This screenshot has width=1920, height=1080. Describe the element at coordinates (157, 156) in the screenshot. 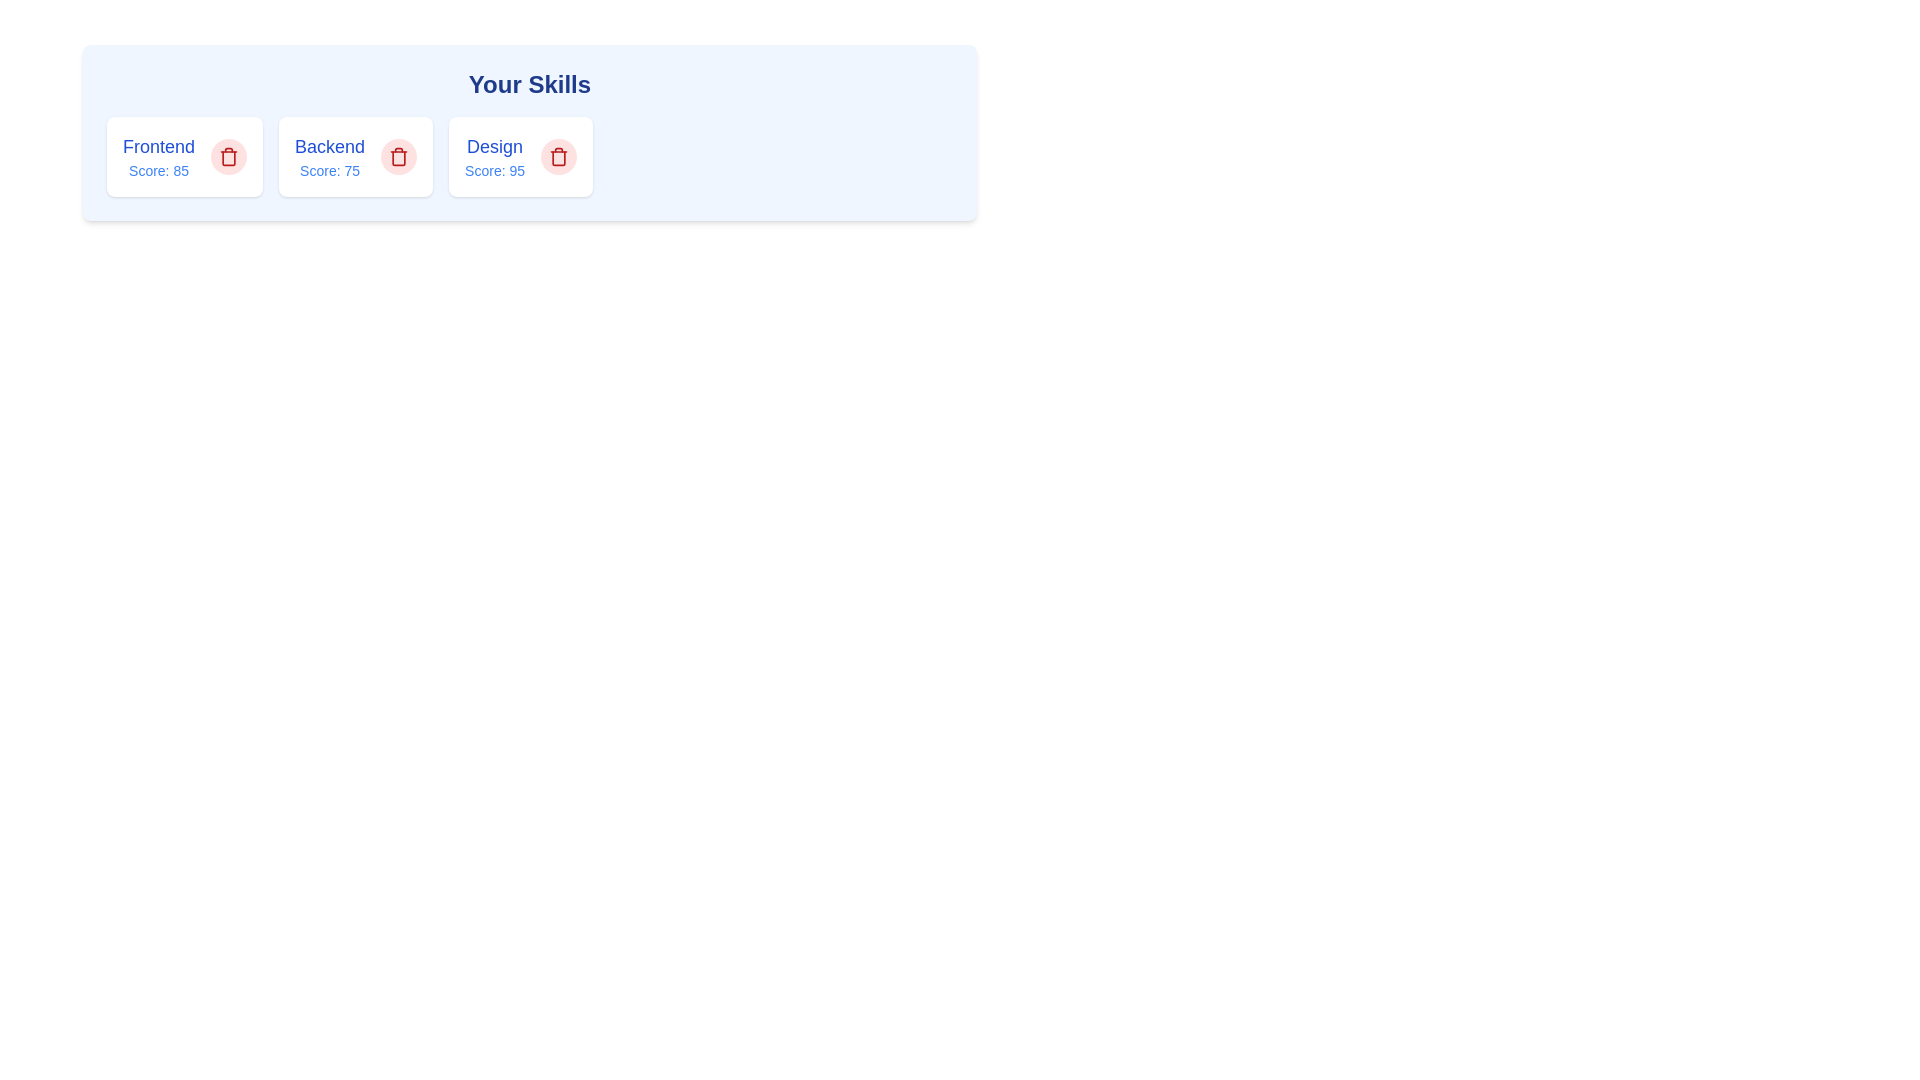

I see `the tag with name Frontend to see its hover effect` at that location.